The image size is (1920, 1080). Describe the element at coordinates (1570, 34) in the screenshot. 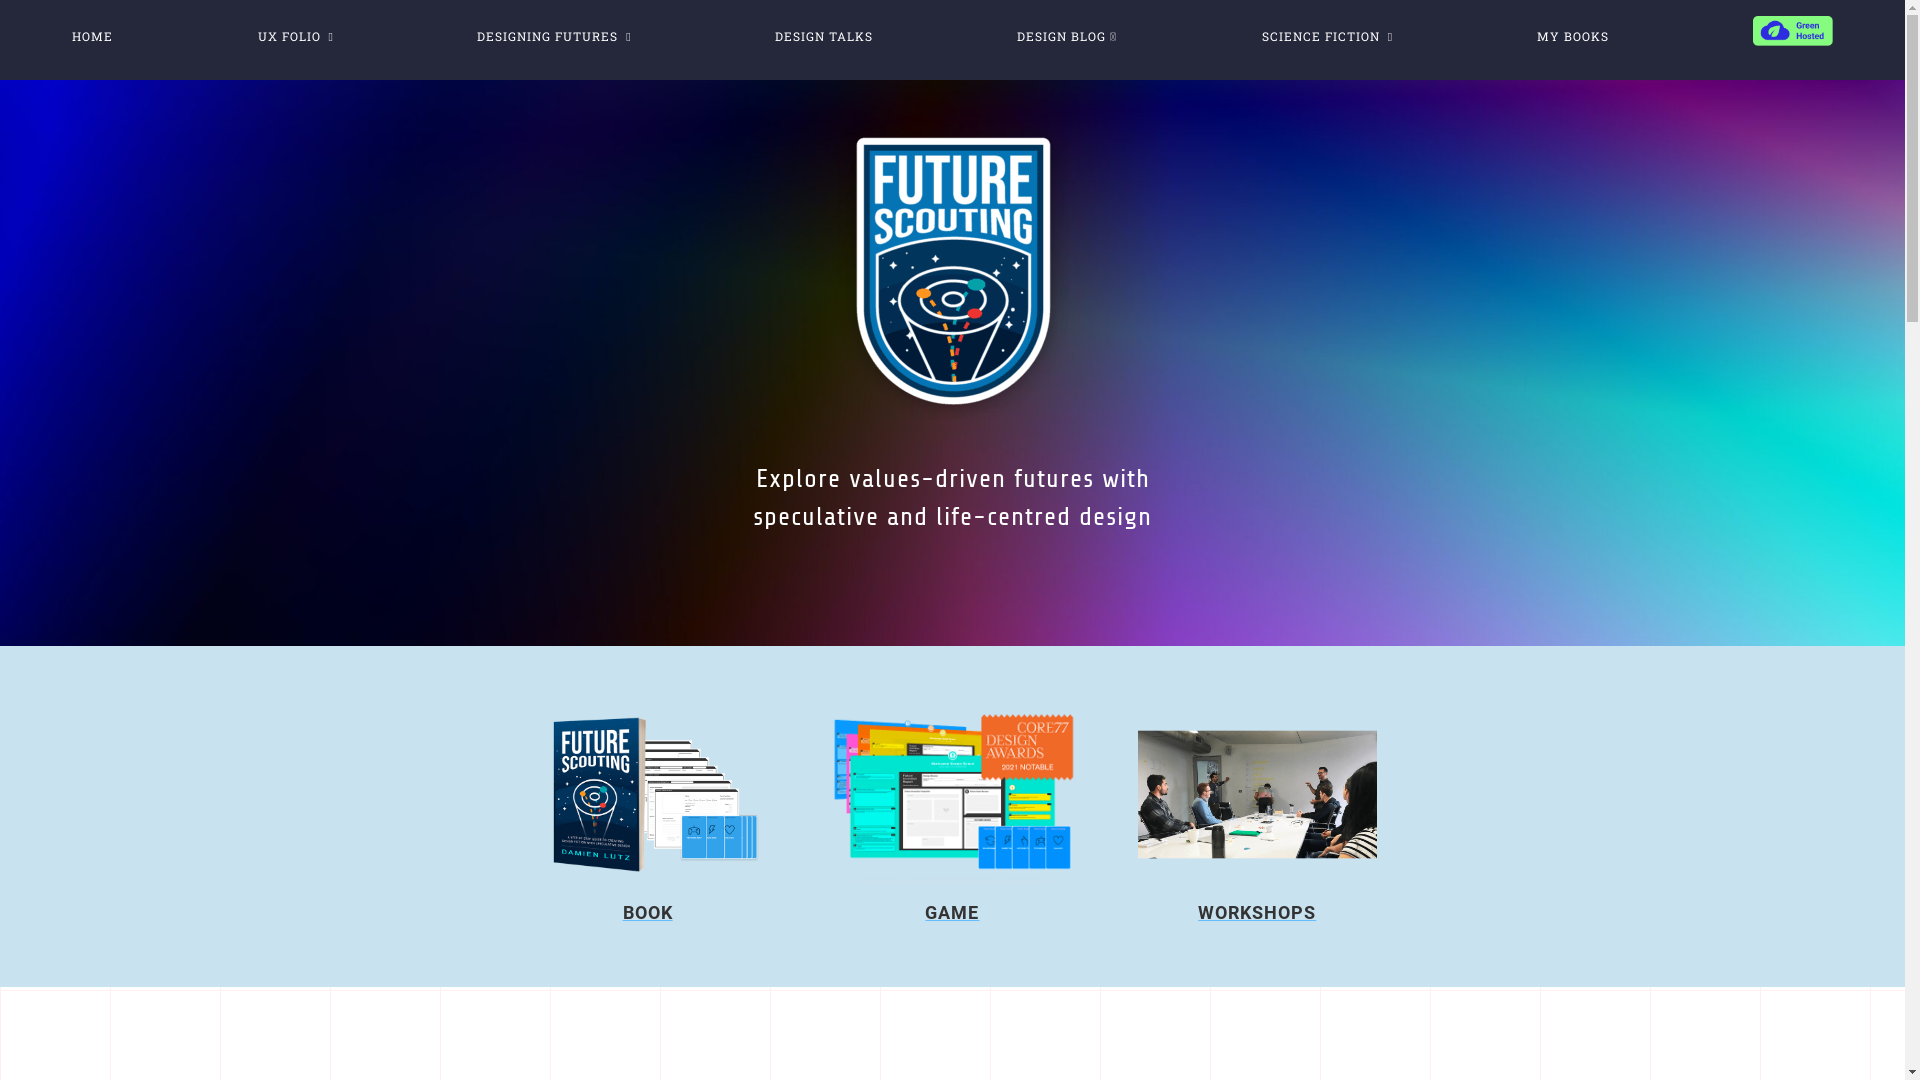

I see `'MY BOOKS'` at that location.